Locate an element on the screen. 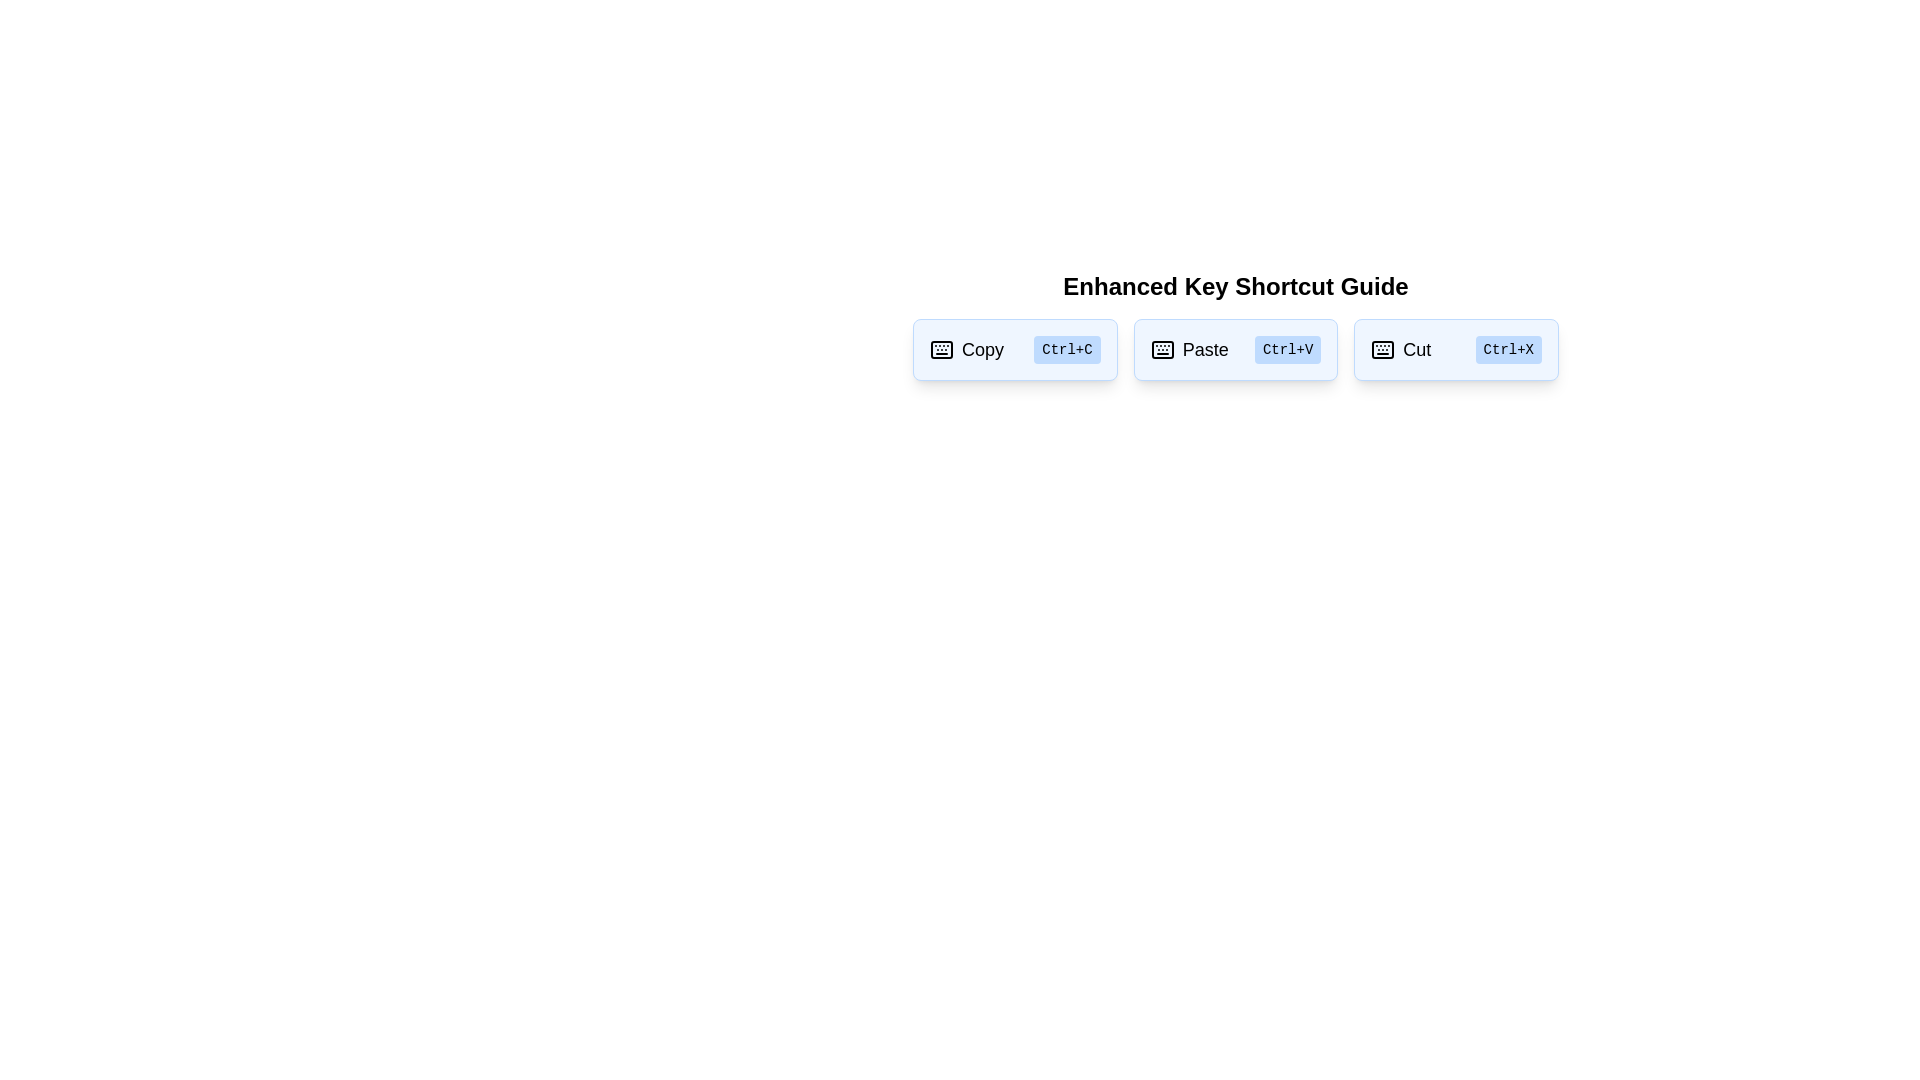 The image size is (1920, 1080). the static label displaying the key combination 'Ctrl+X' for the 'Cut' action, which is positioned on the right side of the group of labels in the 'Enhanced Key Shortcut Guide' is located at coordinates (1508, 349).